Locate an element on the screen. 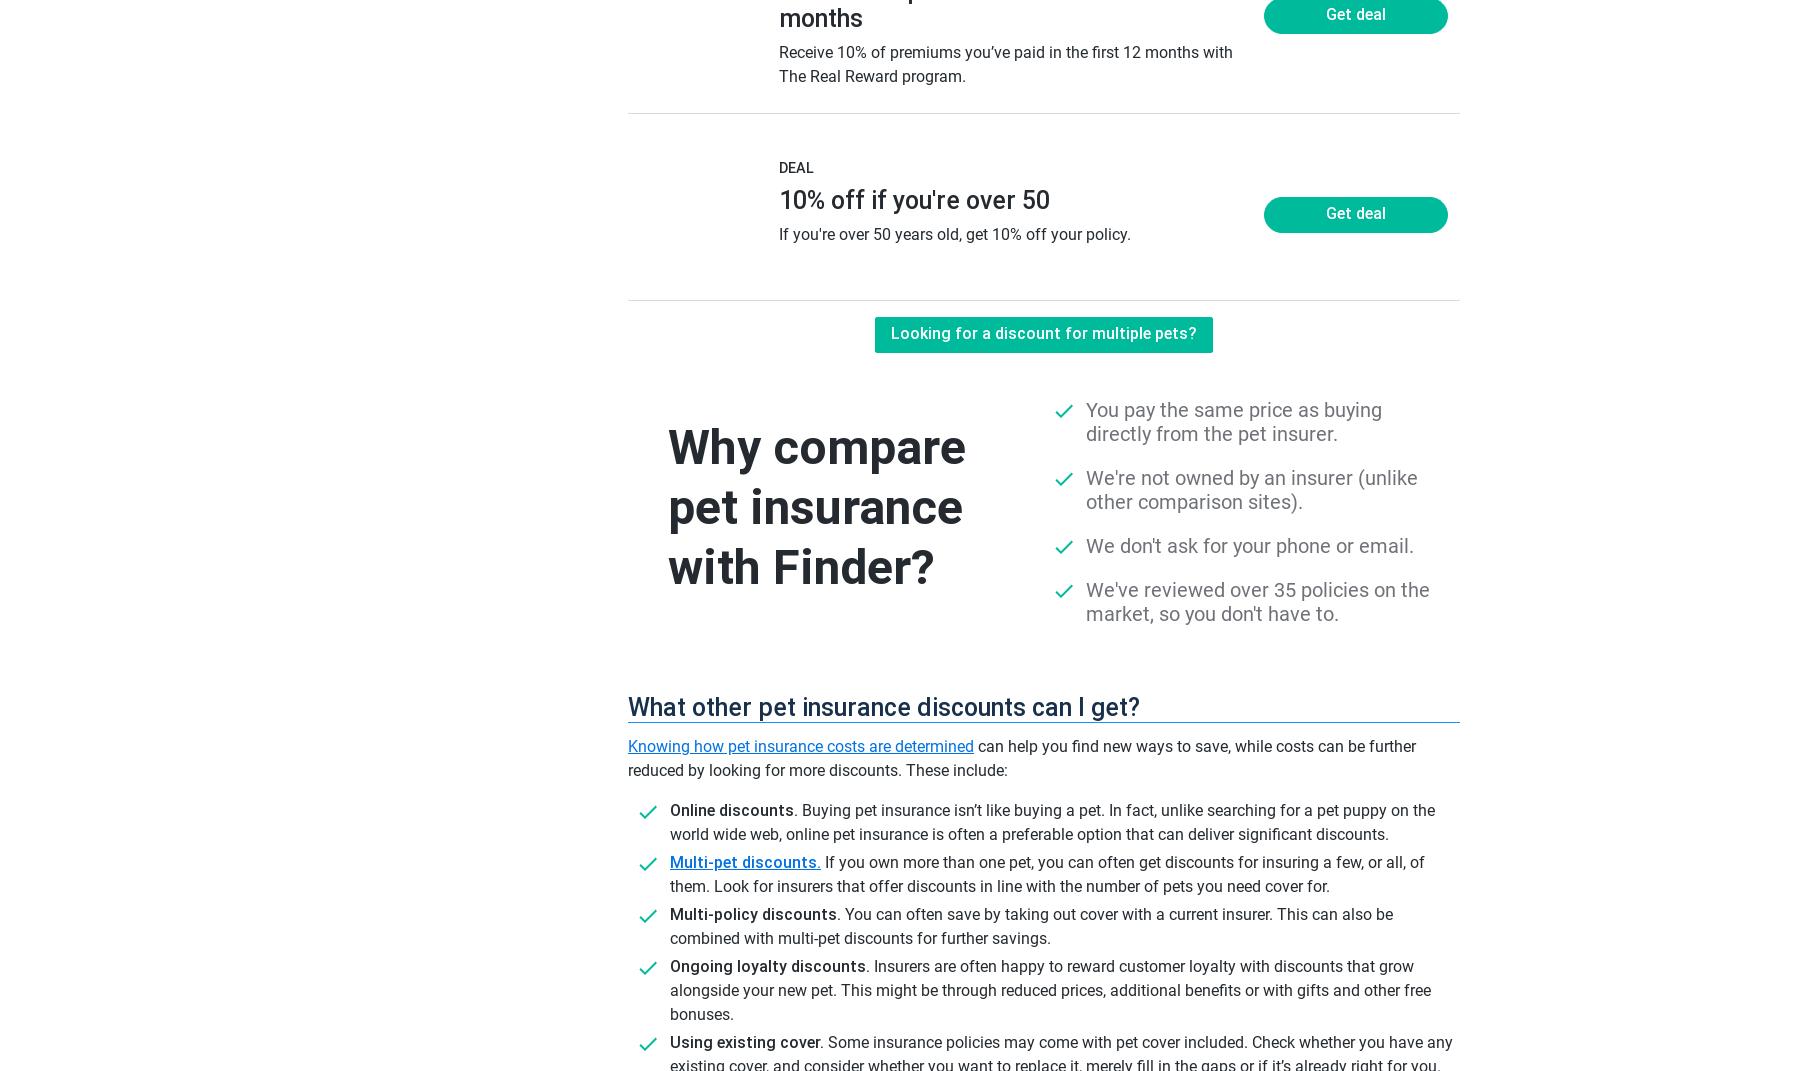 This screenshot has width=1800, height=1071. 'Ongoing loyalty discounts.' is located at coordinates (769, 965).